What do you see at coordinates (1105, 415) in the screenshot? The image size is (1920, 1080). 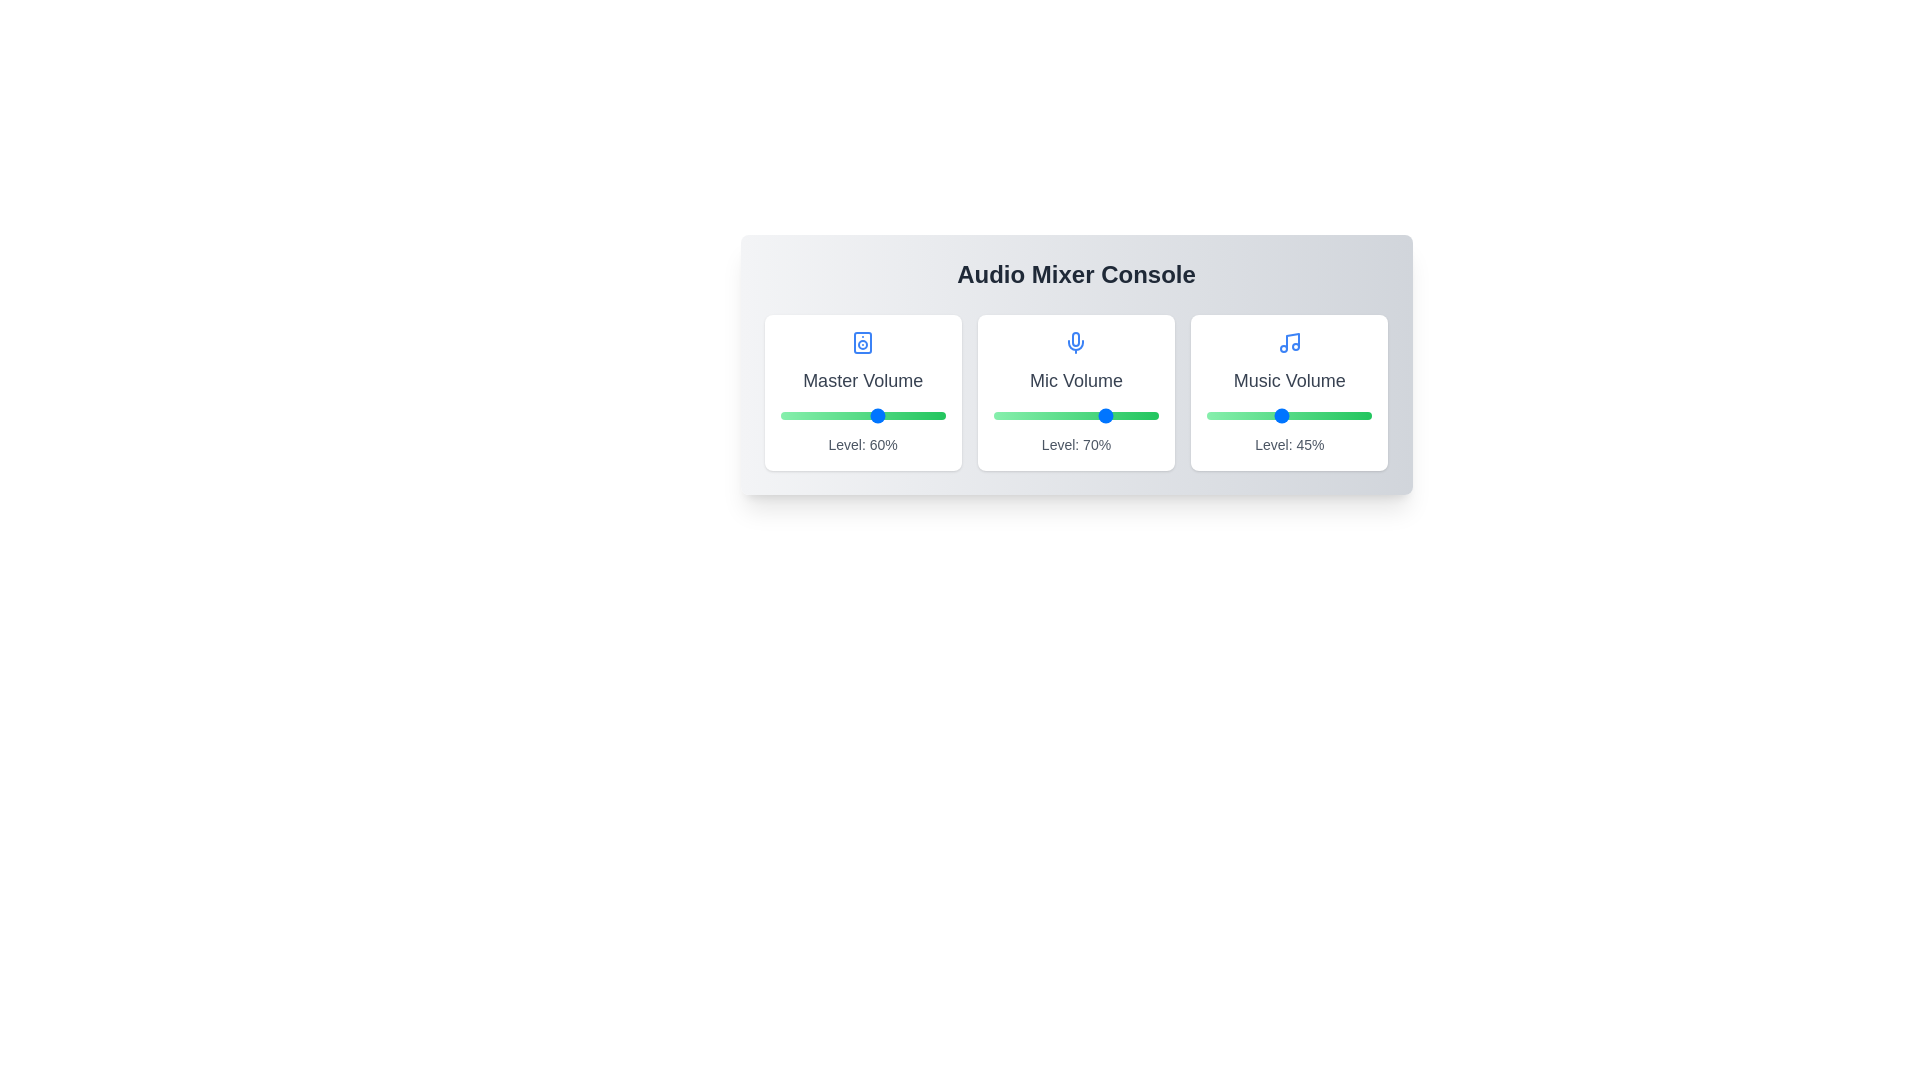 I see `the Mic Volume slider to 68%` at bounding box center [1105, 415].